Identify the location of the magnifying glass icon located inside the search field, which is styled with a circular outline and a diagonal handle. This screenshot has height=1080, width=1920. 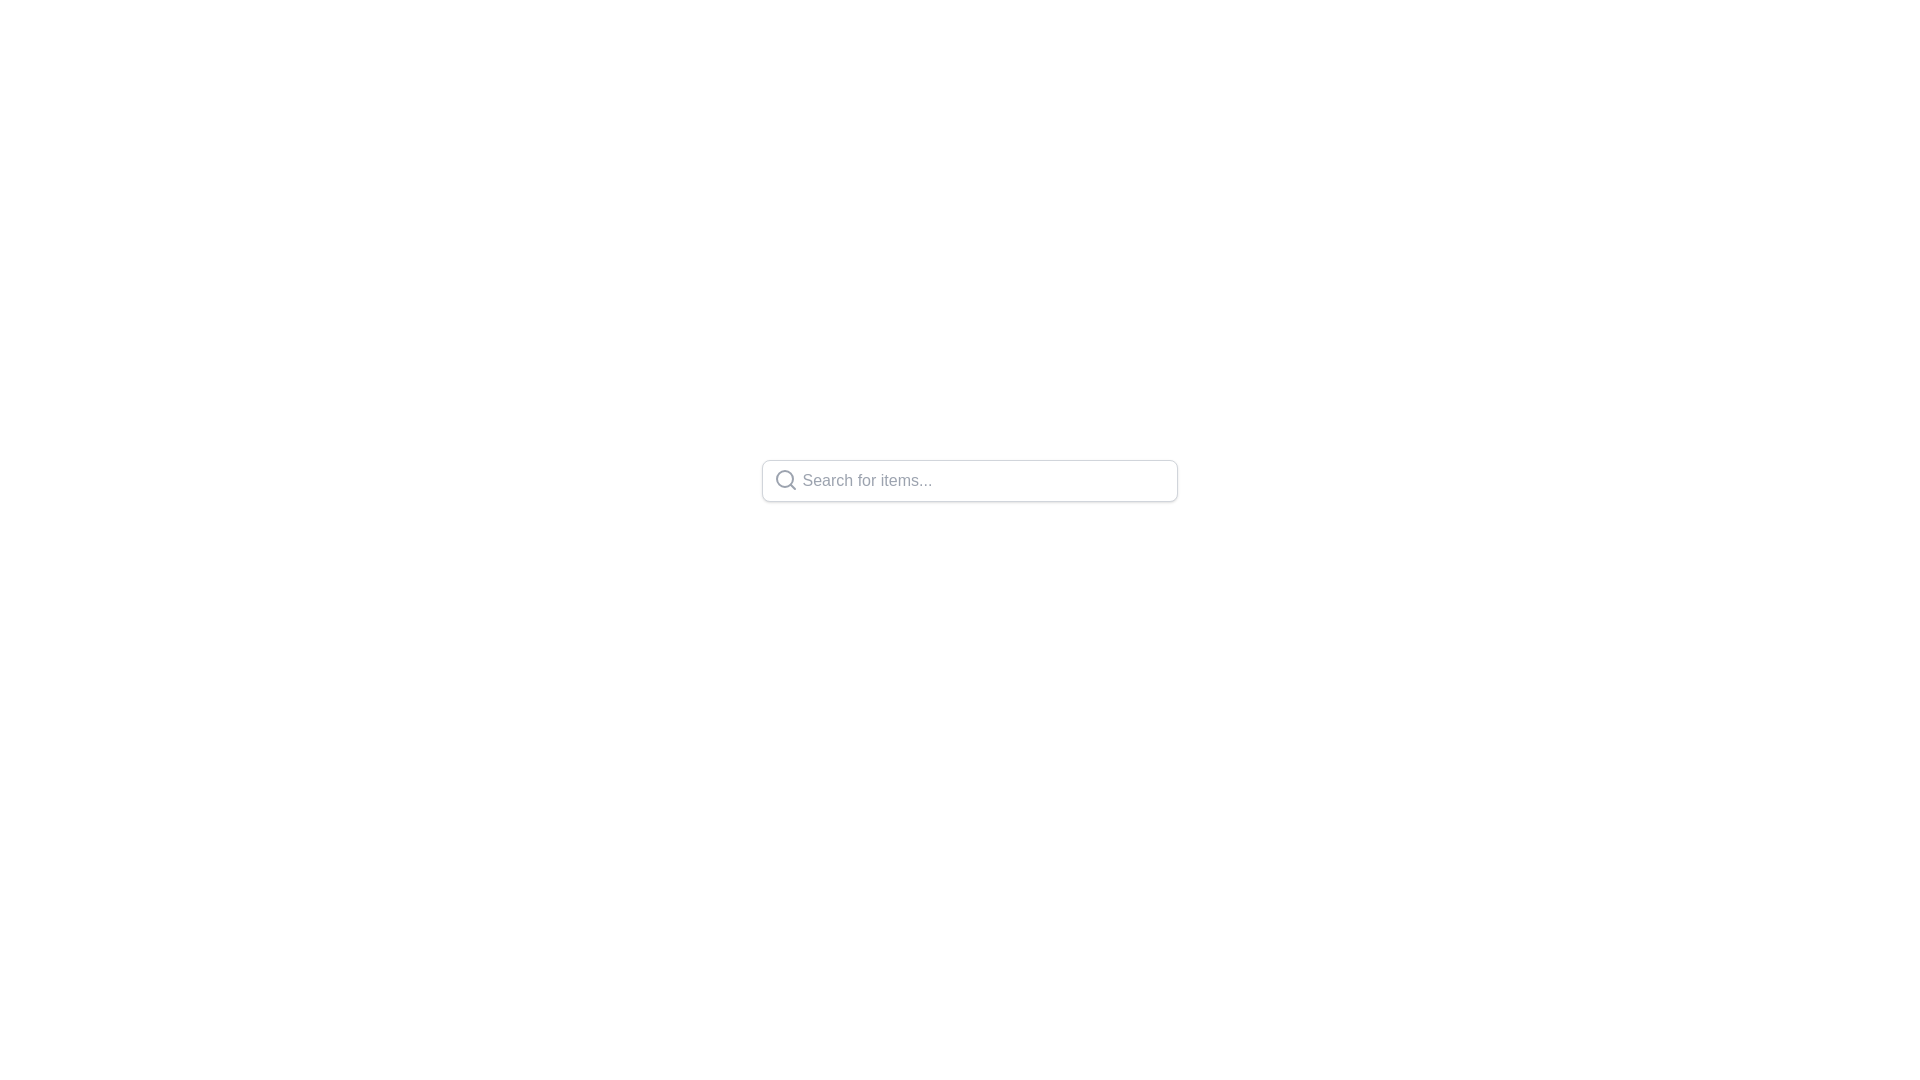
(784, 479).